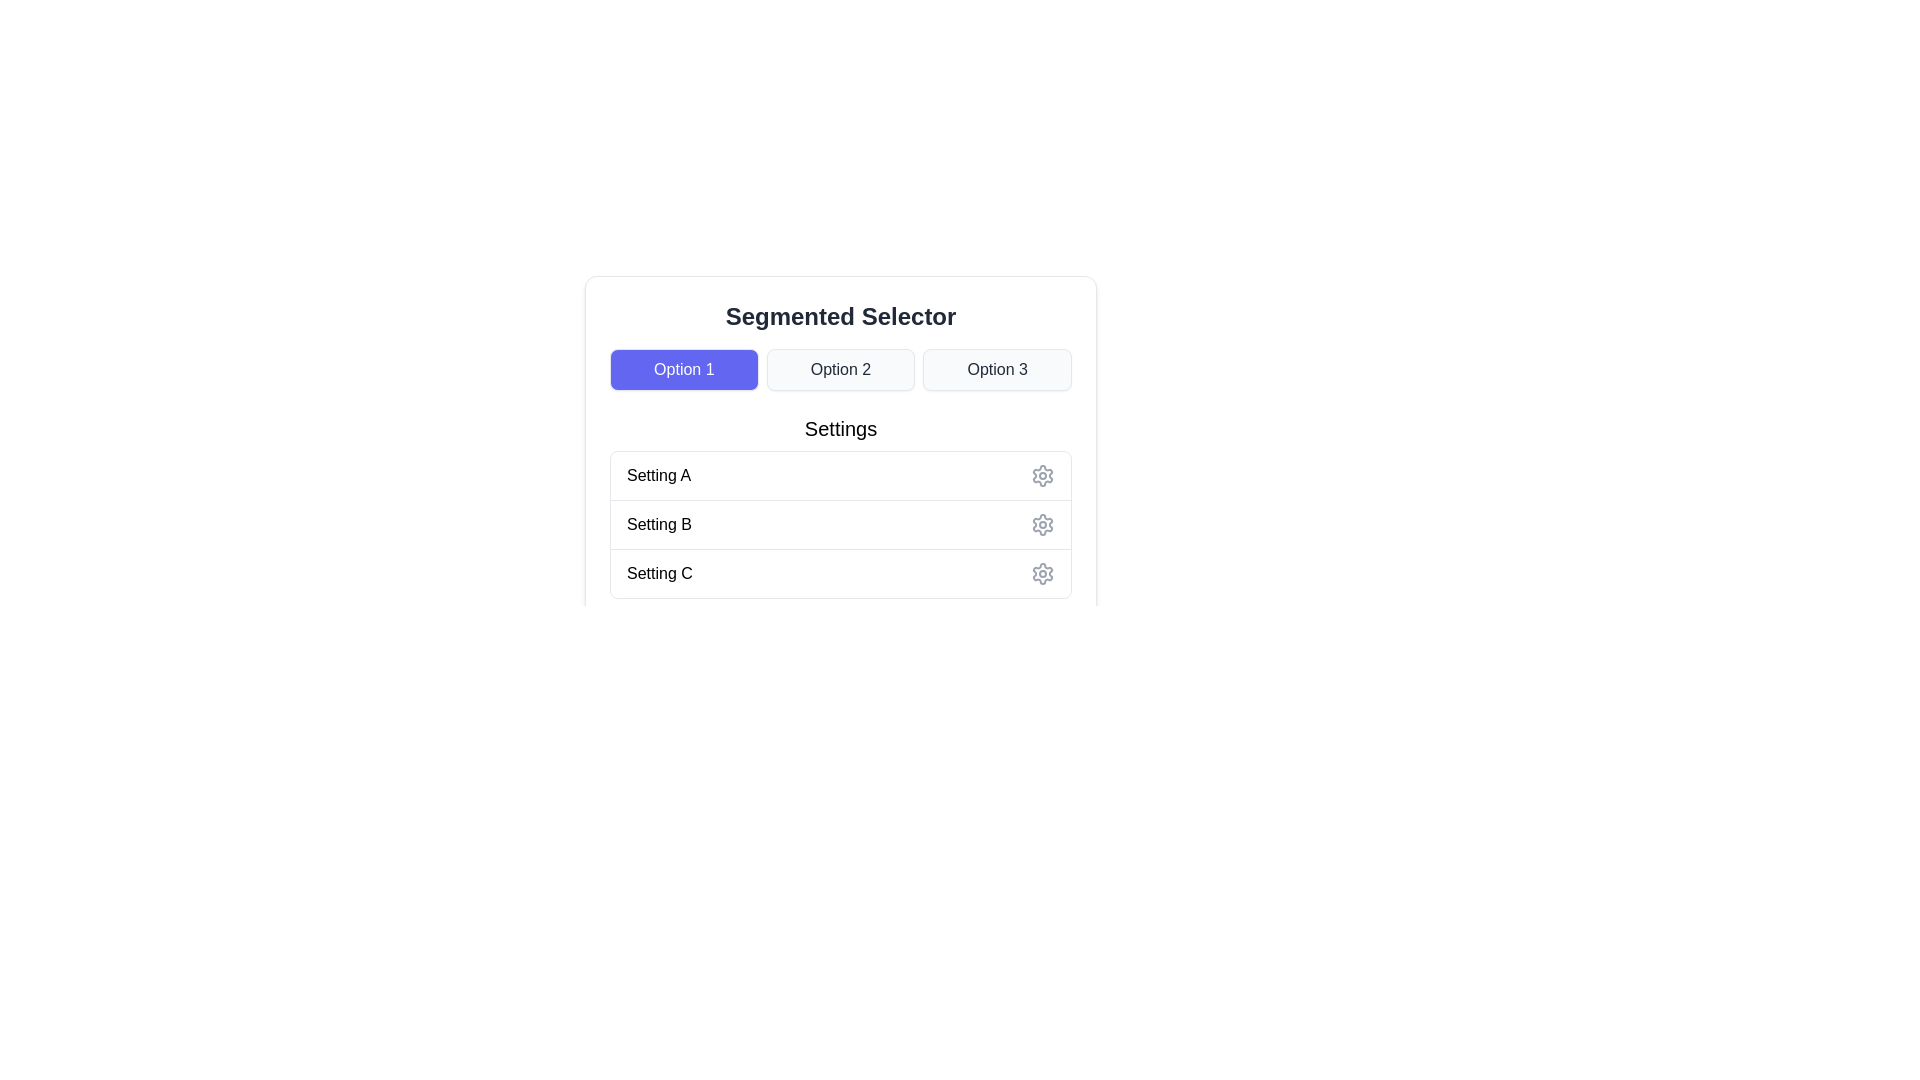 This screenshot has height=1080, width=1920. What do you see at coordinates (1041, 475) in the screenshot?
I see `the first gear icon button on the topmost row of the settings list` at bounding box center [1041, 475].